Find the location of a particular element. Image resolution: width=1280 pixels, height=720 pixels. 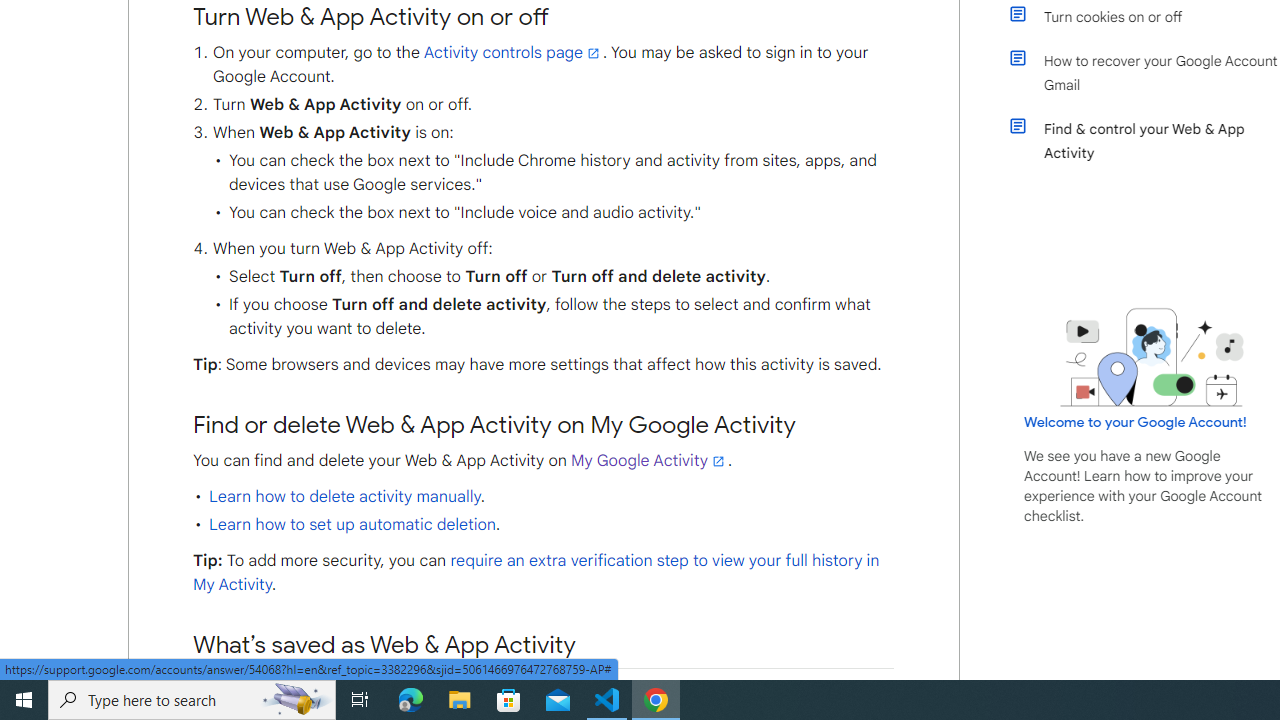

'Welcome to your Google Account!' is located at coordinates (1135, 421).